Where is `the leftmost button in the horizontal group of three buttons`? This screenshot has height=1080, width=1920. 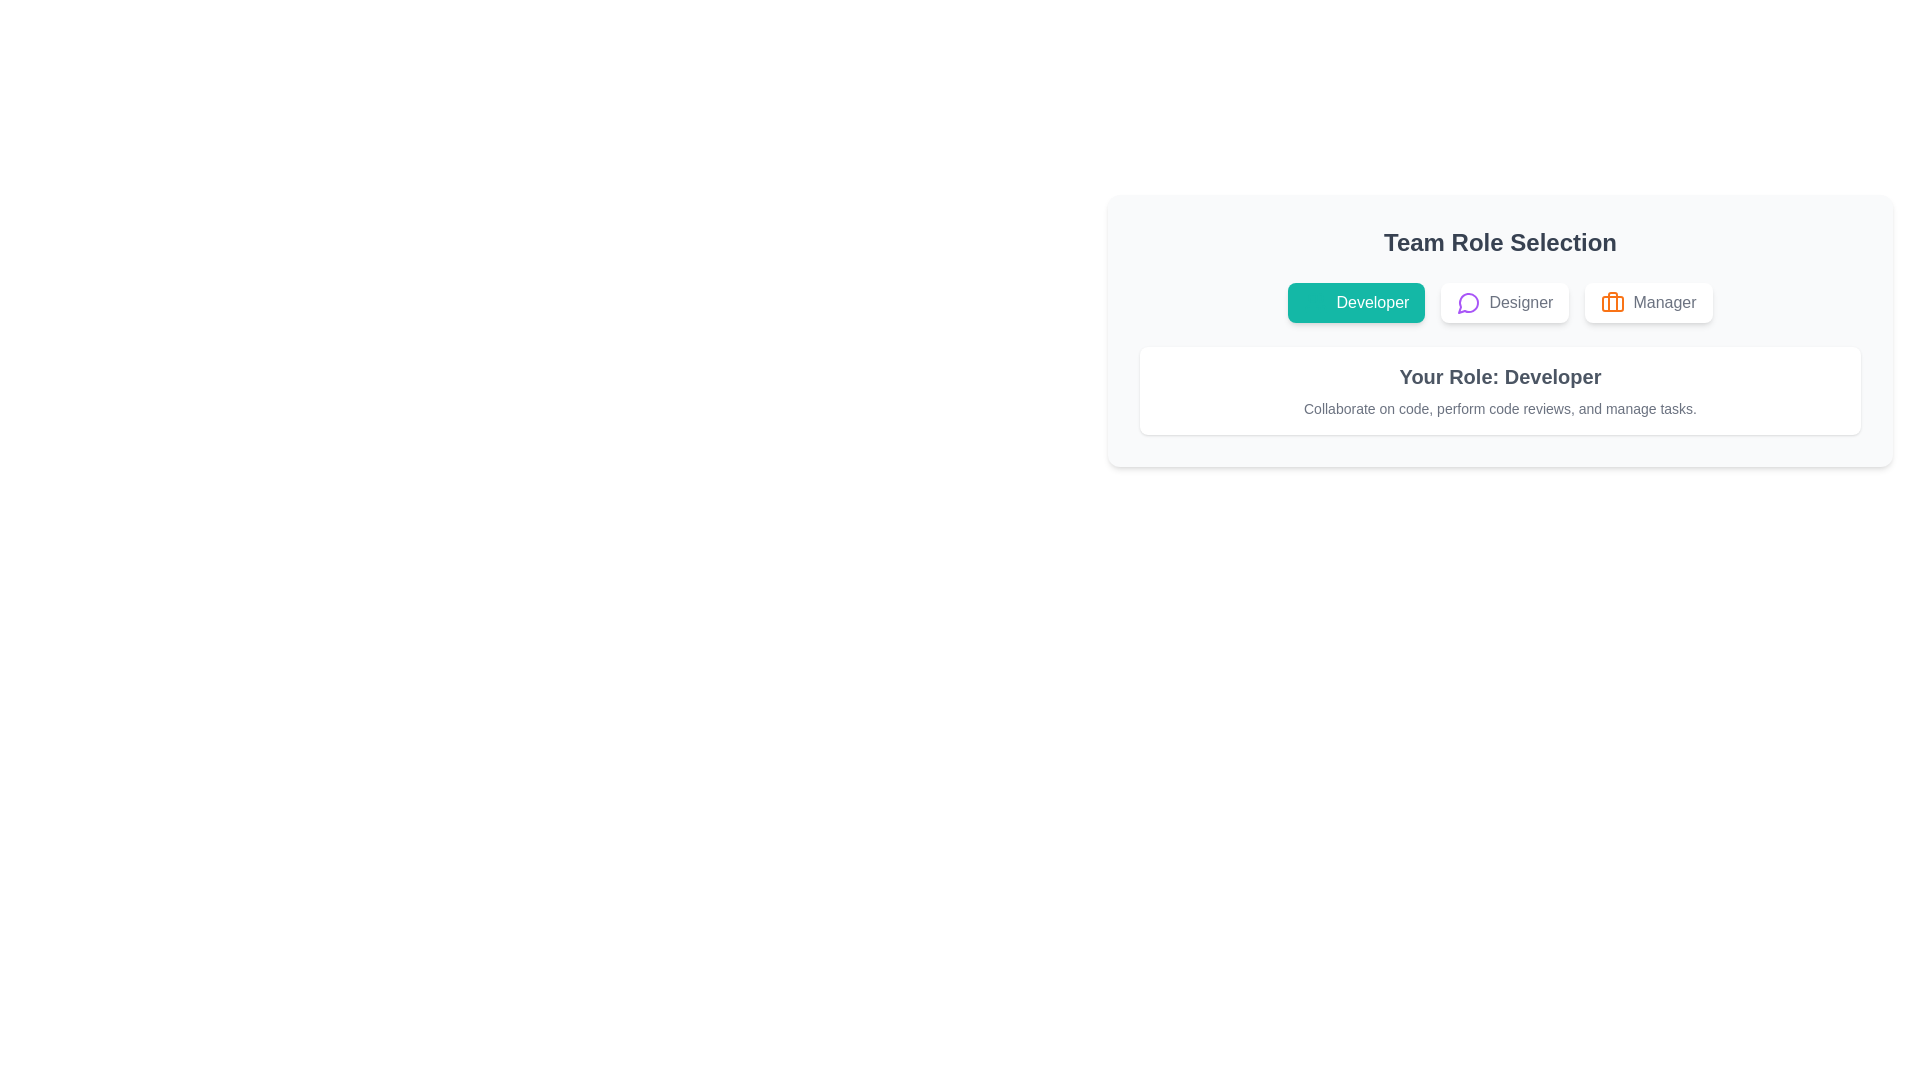
the leftmost button in the horizontal group of three buttons is located at coordinates (1356, 303).